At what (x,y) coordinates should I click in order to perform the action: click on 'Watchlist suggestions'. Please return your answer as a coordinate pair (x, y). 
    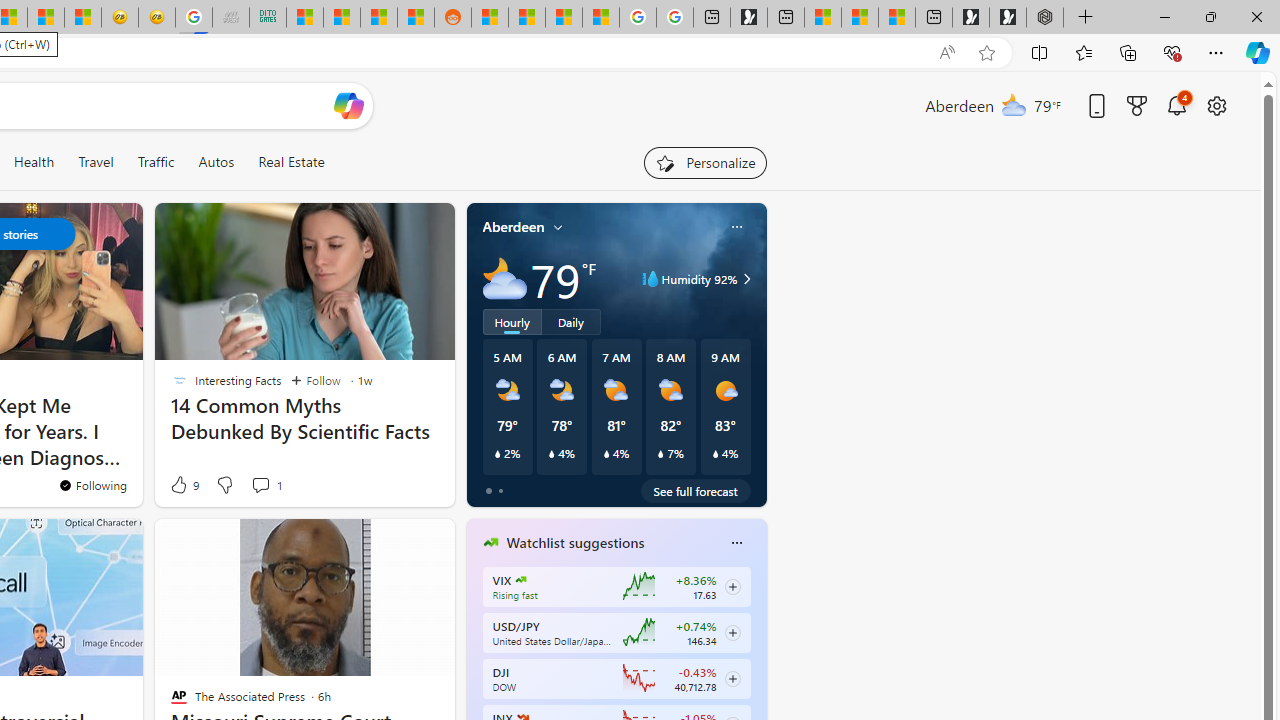
    Looking at the image, I should click on (574, 543).